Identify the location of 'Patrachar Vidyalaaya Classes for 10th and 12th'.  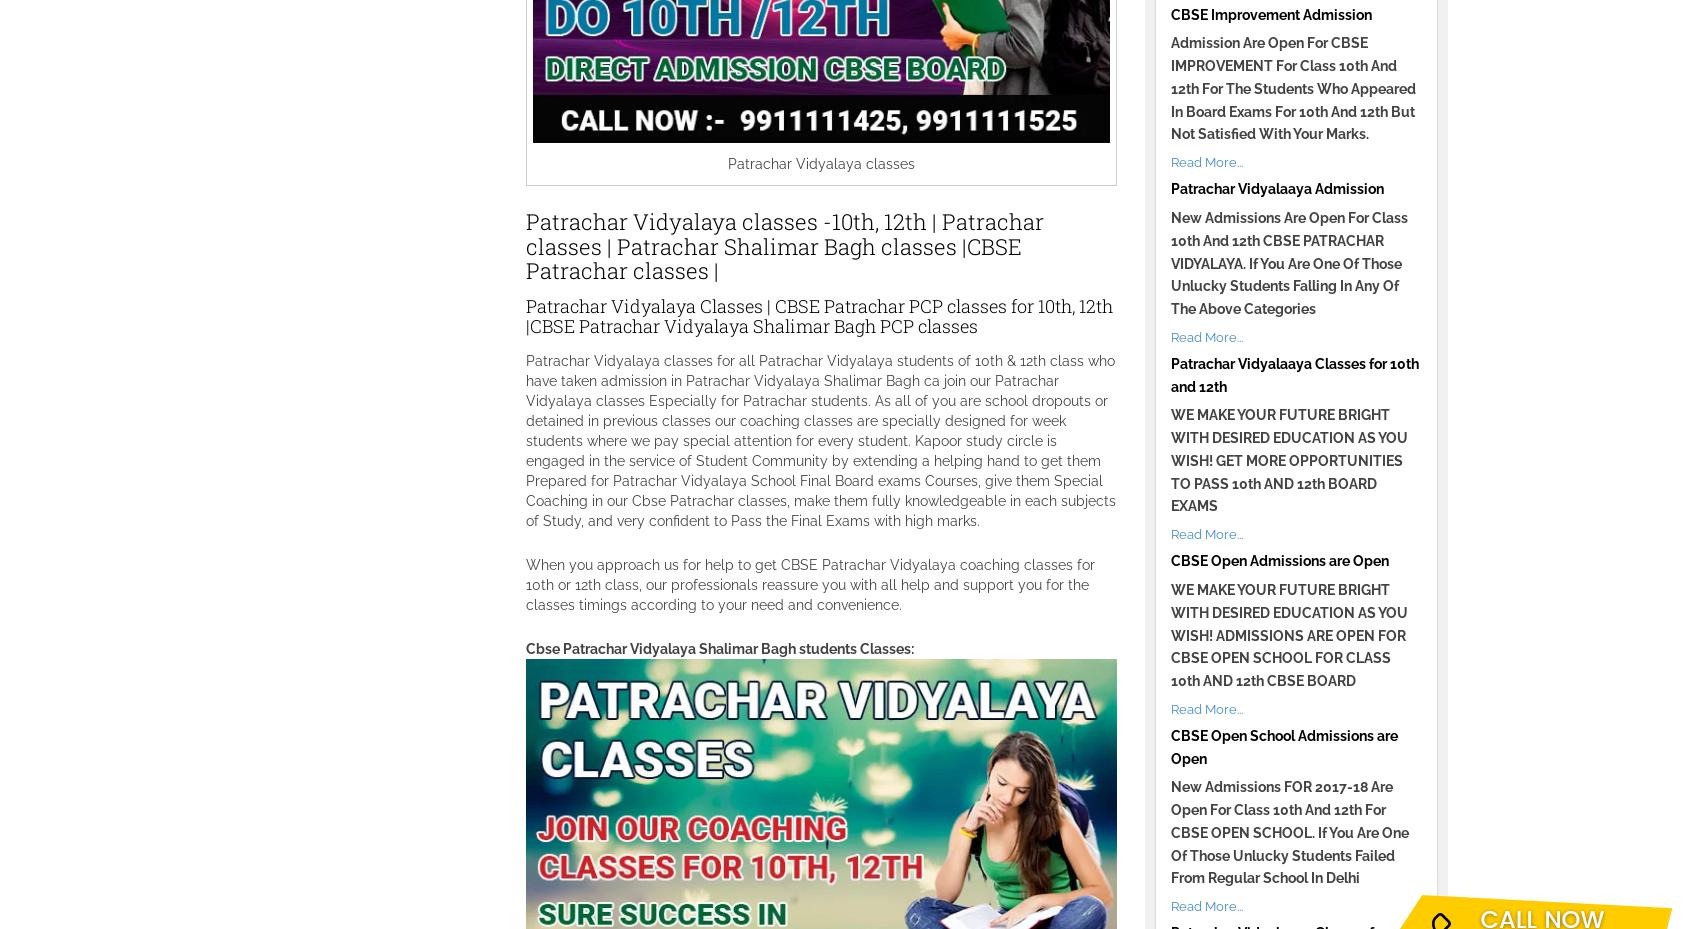
(1293, 373).